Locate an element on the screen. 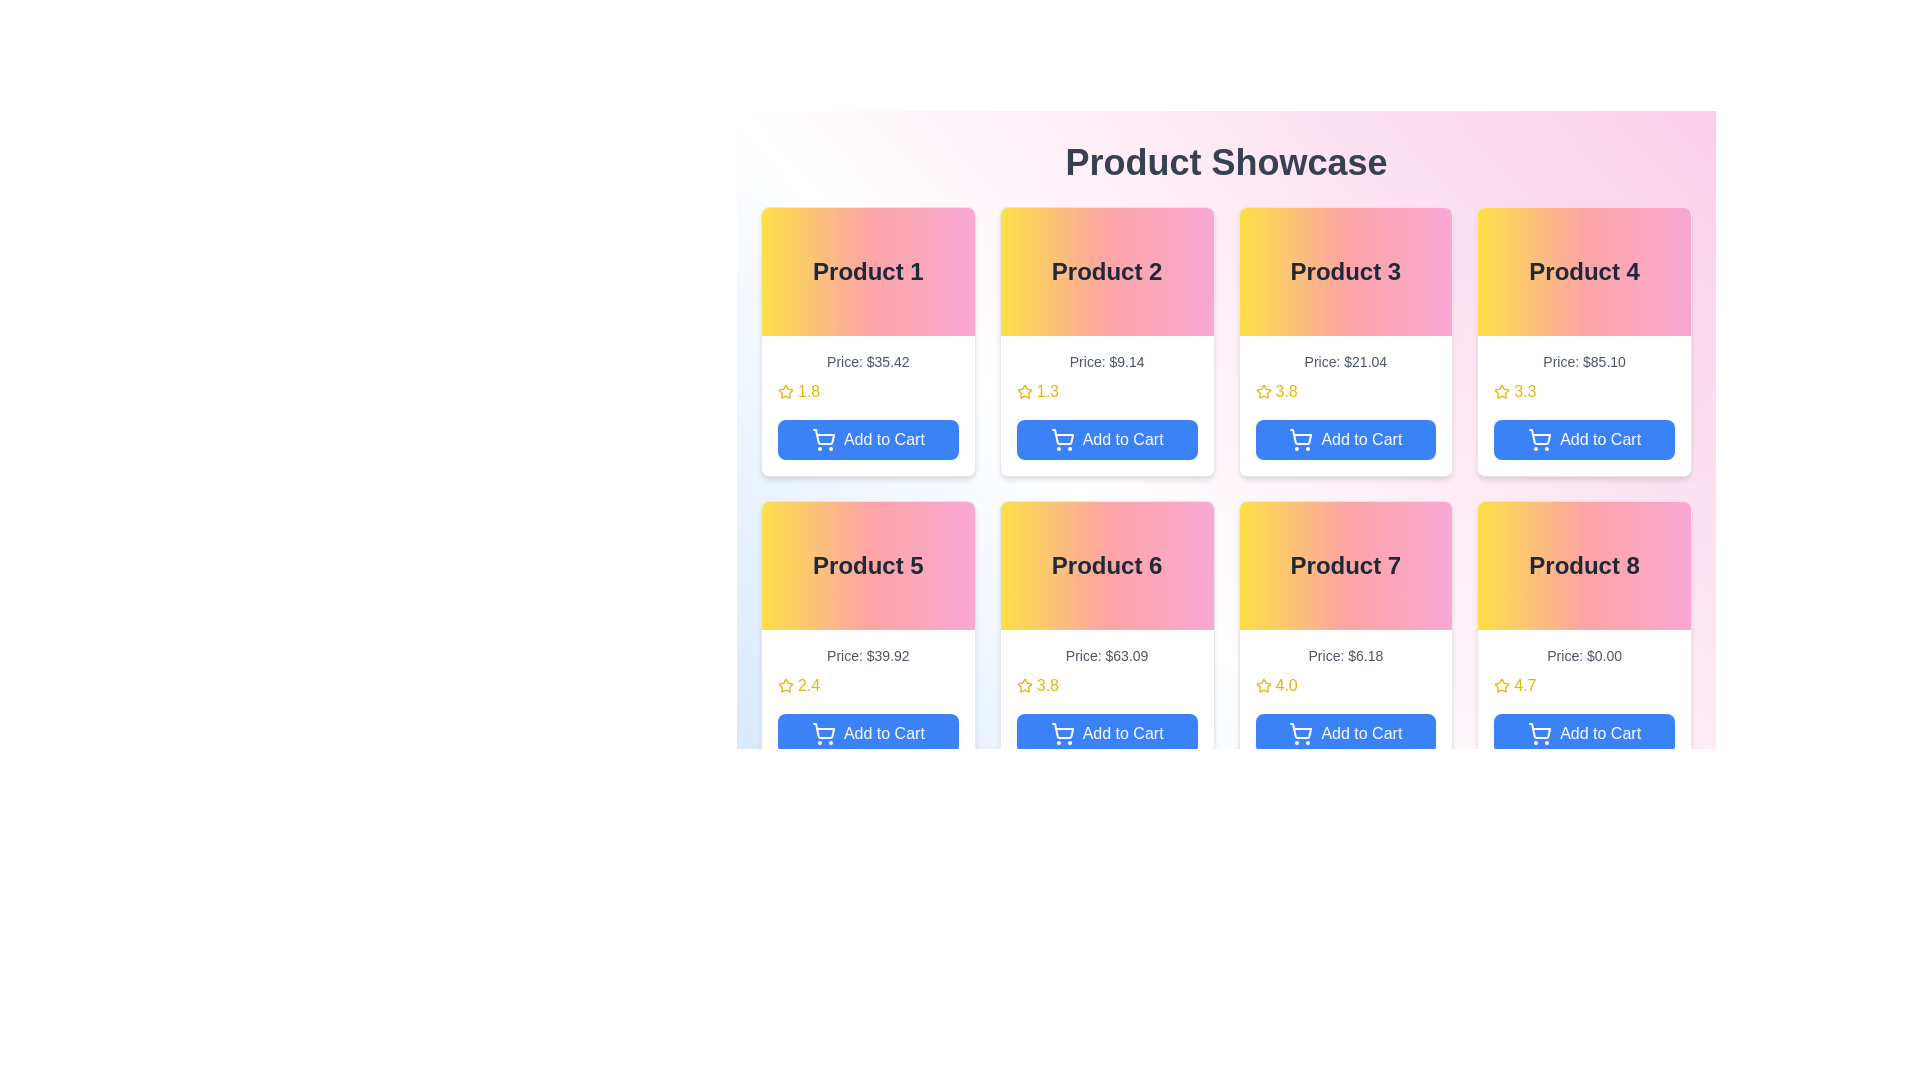 This screenshot has width=1920, height=1080. the icon within the 'Add to Cart' button located under the 'Product 4' card, which represents the action of adding a product to the cart is located at coordinates (1539, 438).